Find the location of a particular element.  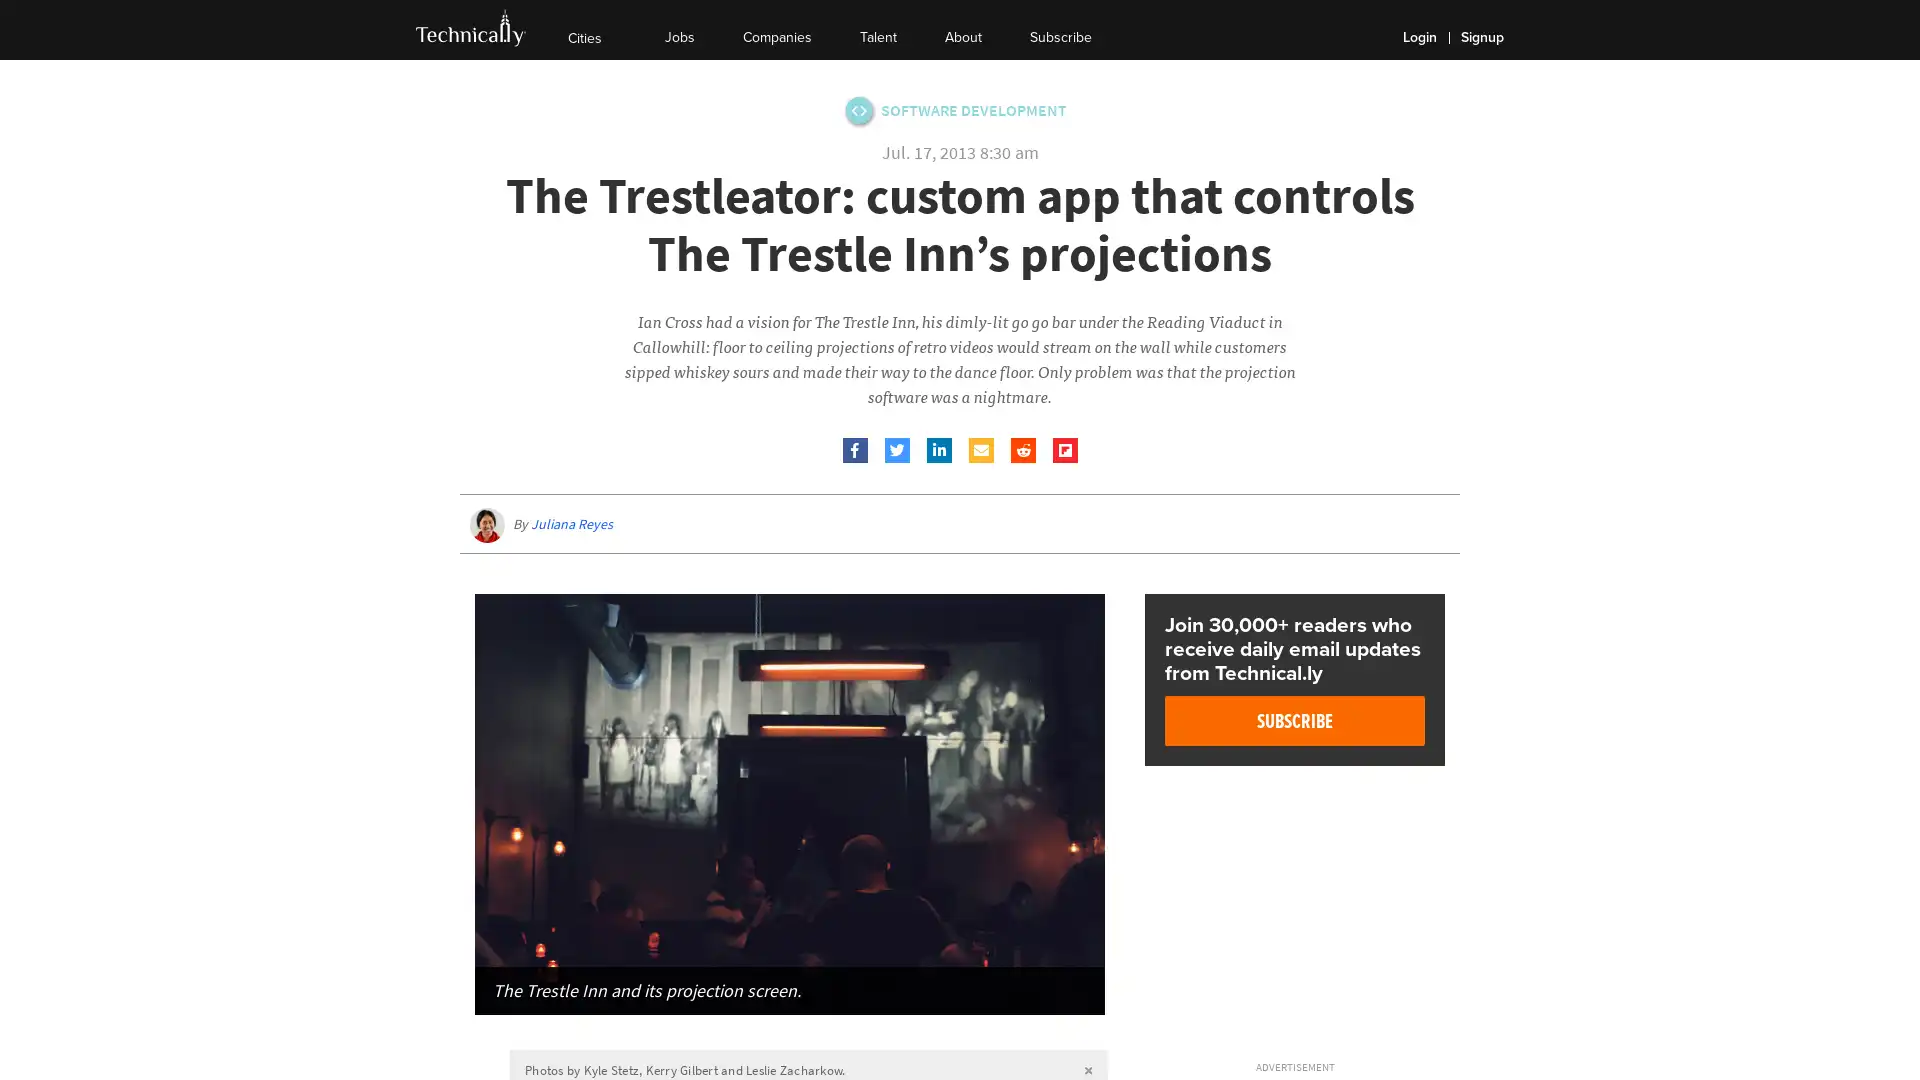

Subscribe is located at coordinates (1295, 721).